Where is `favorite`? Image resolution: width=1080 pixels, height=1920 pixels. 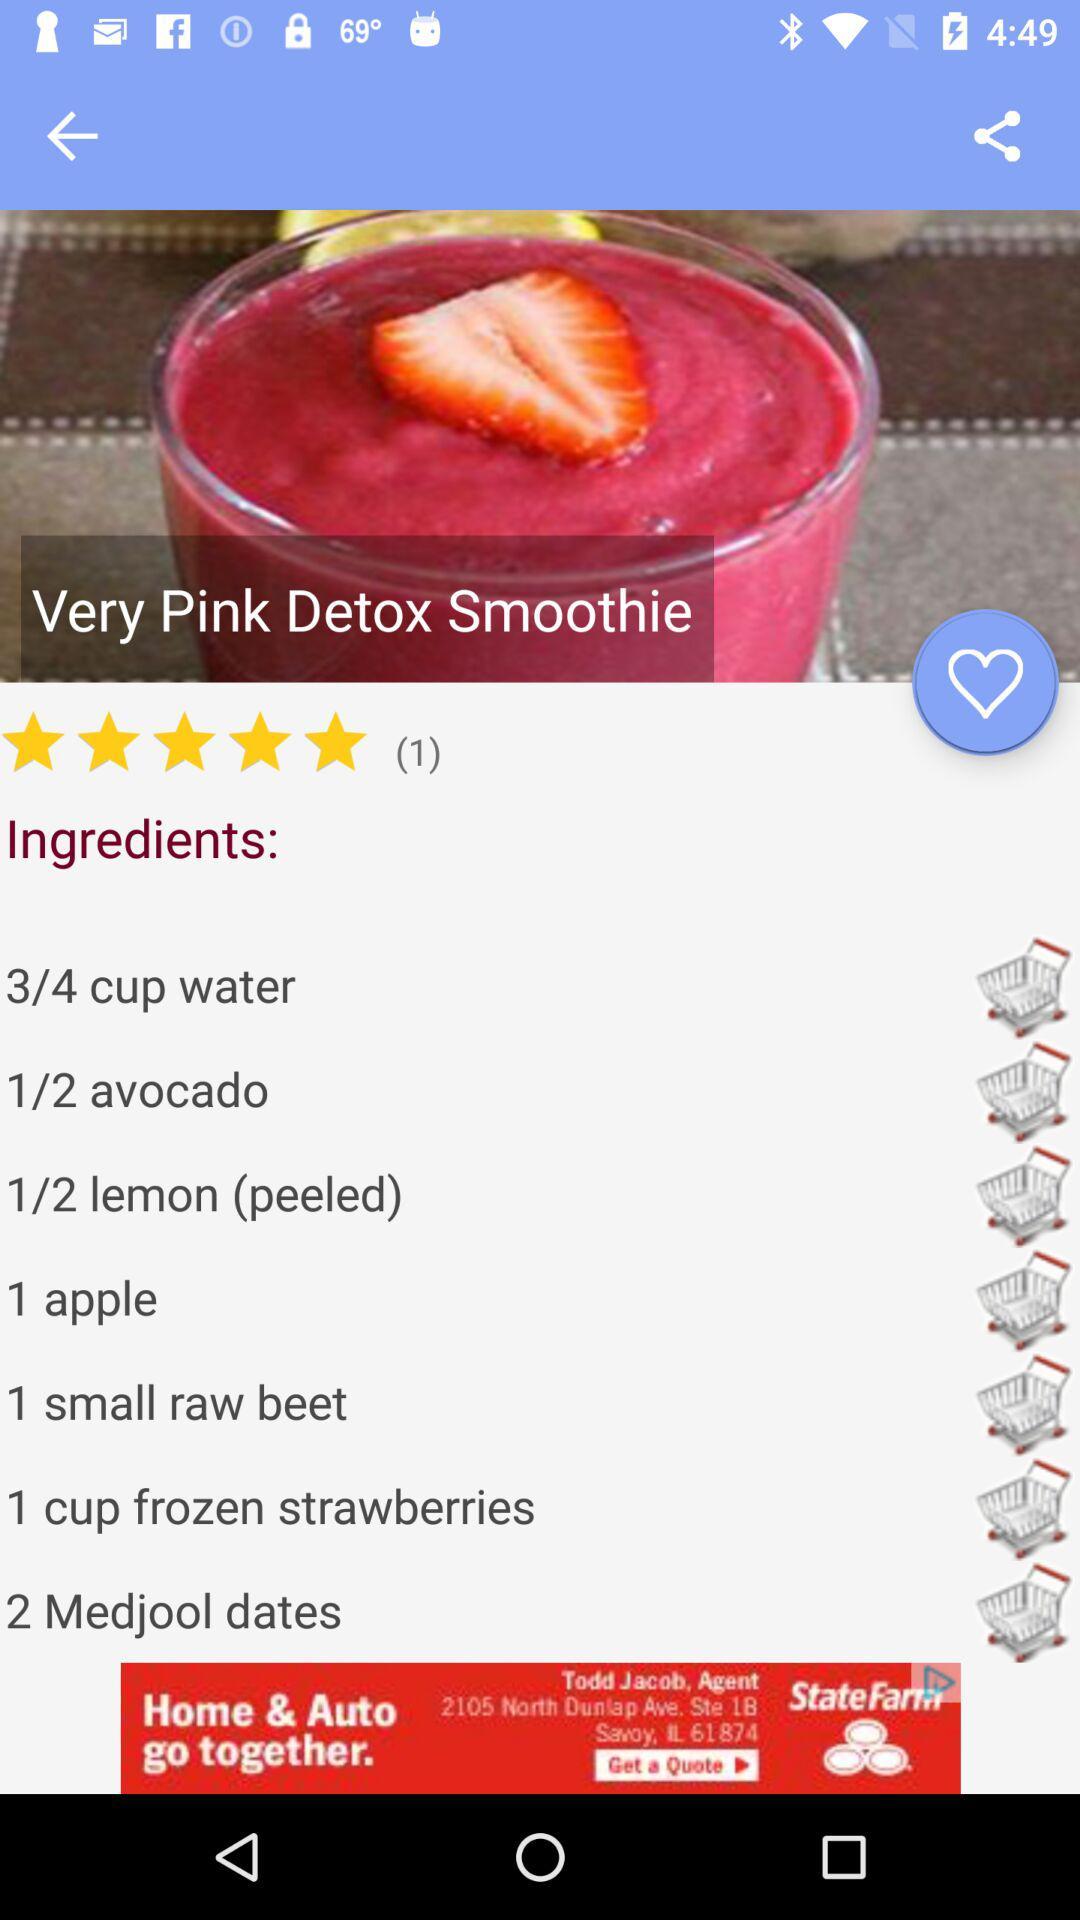
favorite is located at coordinates (984, 682).